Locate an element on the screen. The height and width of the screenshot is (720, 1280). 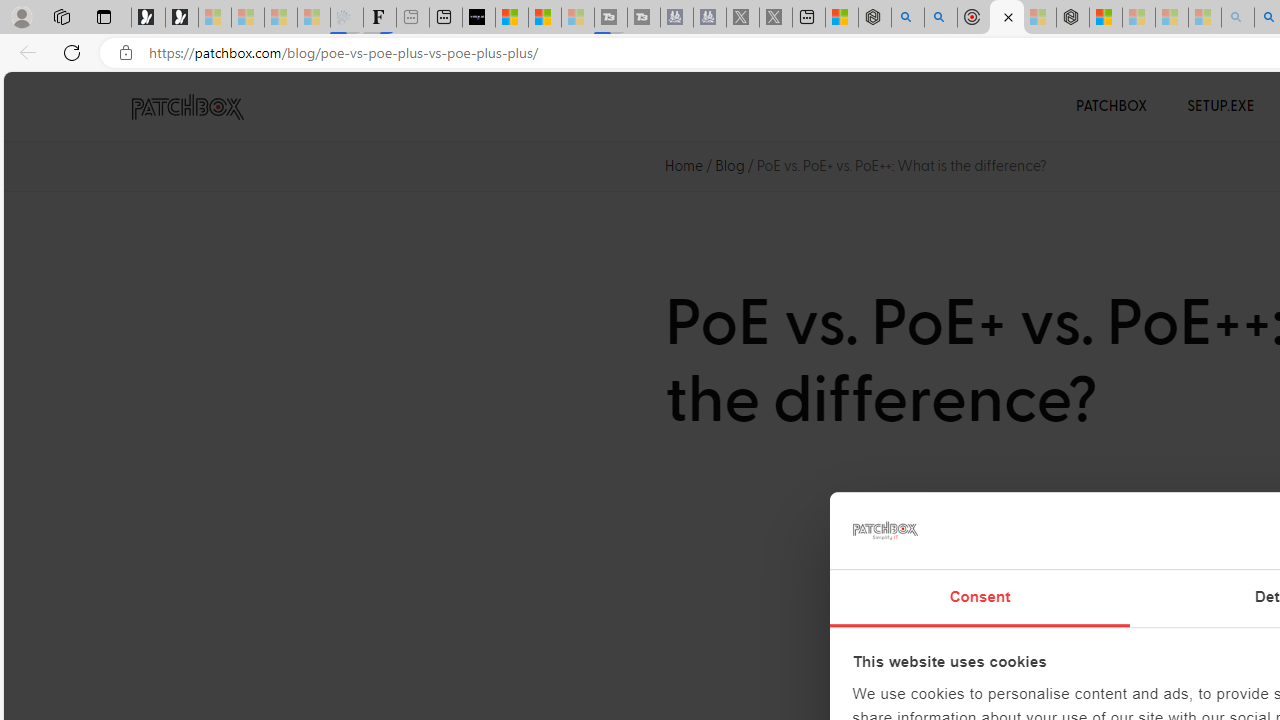
'Newsletter Sign Up' is located at coordinates (182, 17).